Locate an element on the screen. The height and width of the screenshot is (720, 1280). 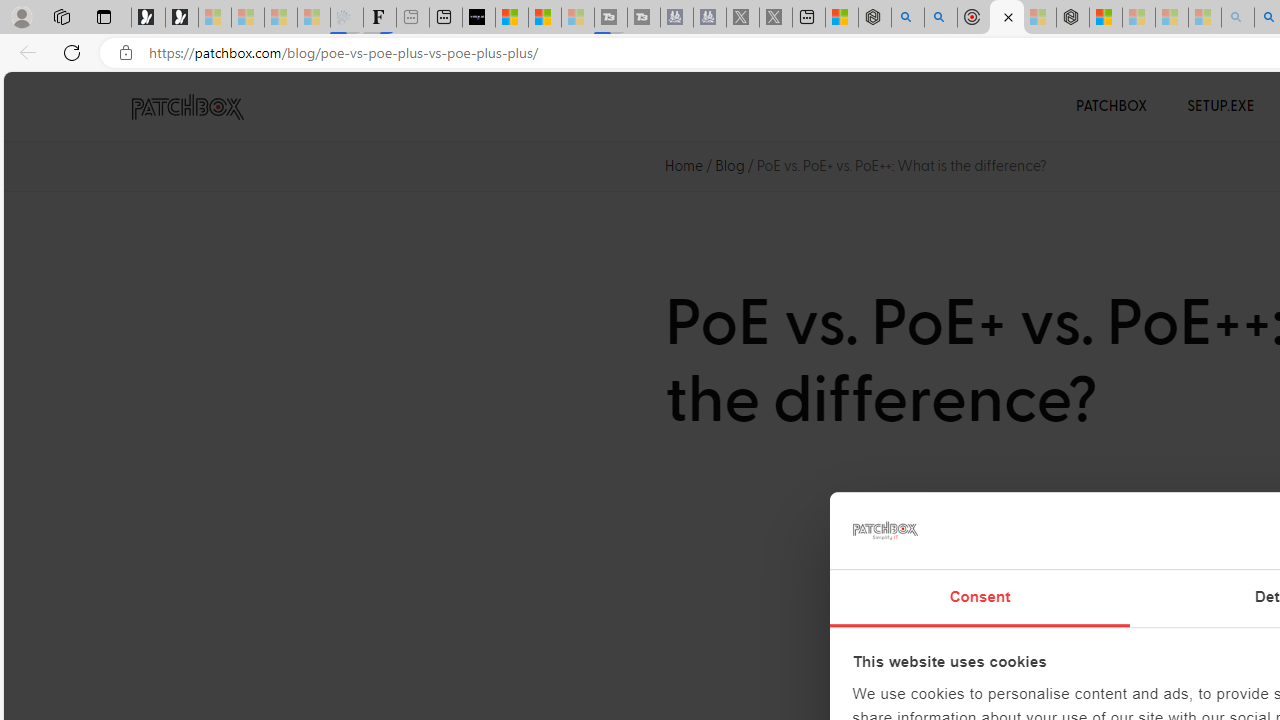
'Newsletter Sign Up' is located at coordinates (182, 17).